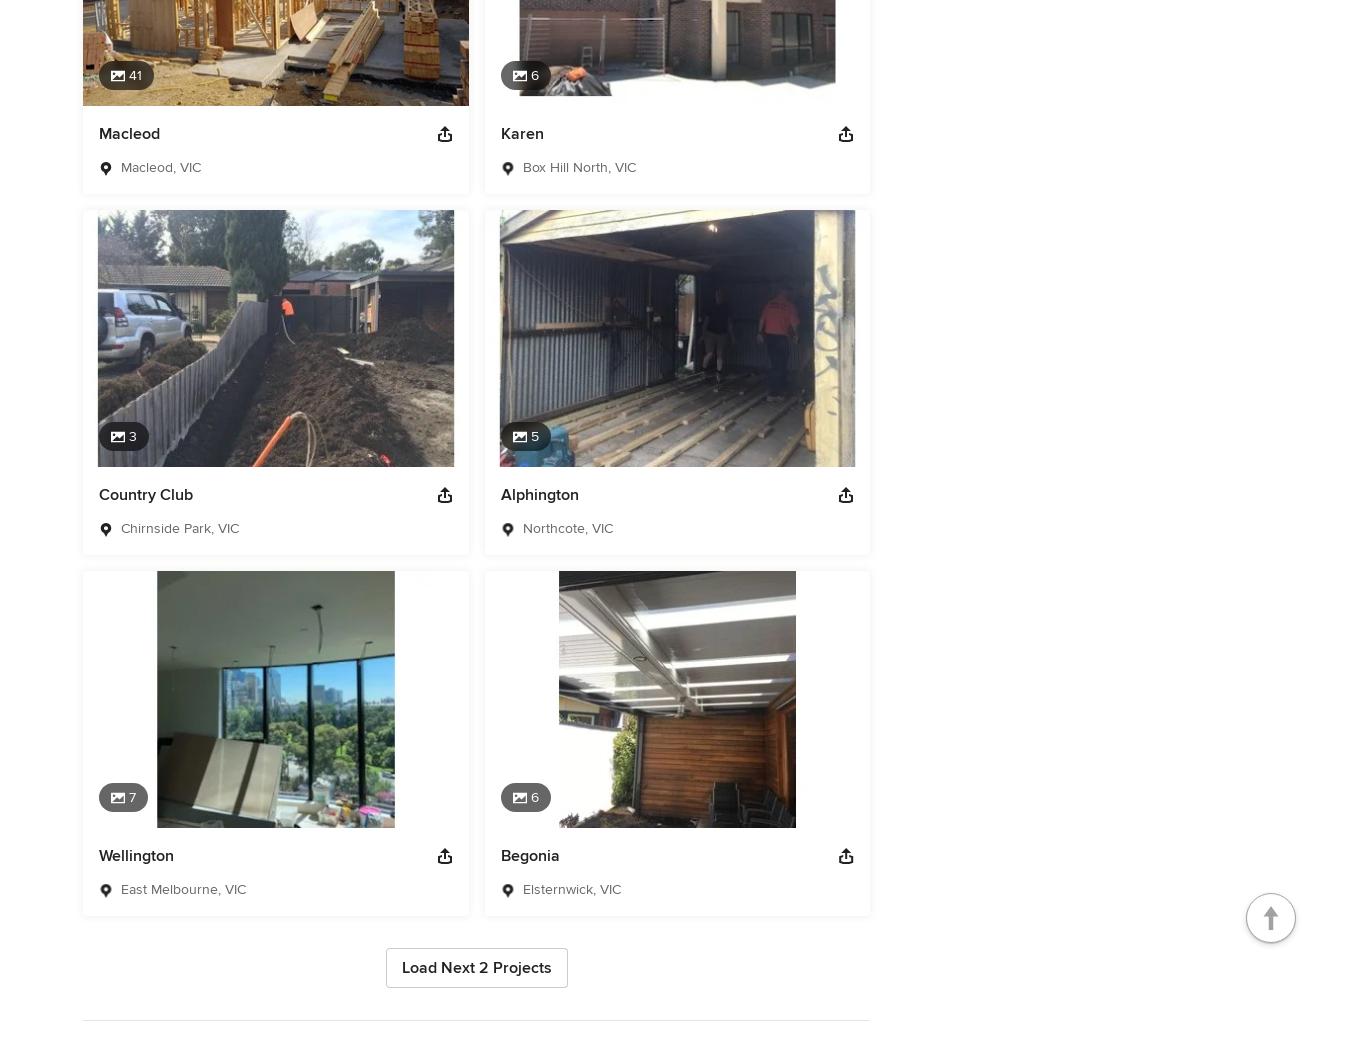  What do you see at coordinates (521, 528) in the screenshot?
I see `'Northcote, VIC'` at bounding box center [521, 528].